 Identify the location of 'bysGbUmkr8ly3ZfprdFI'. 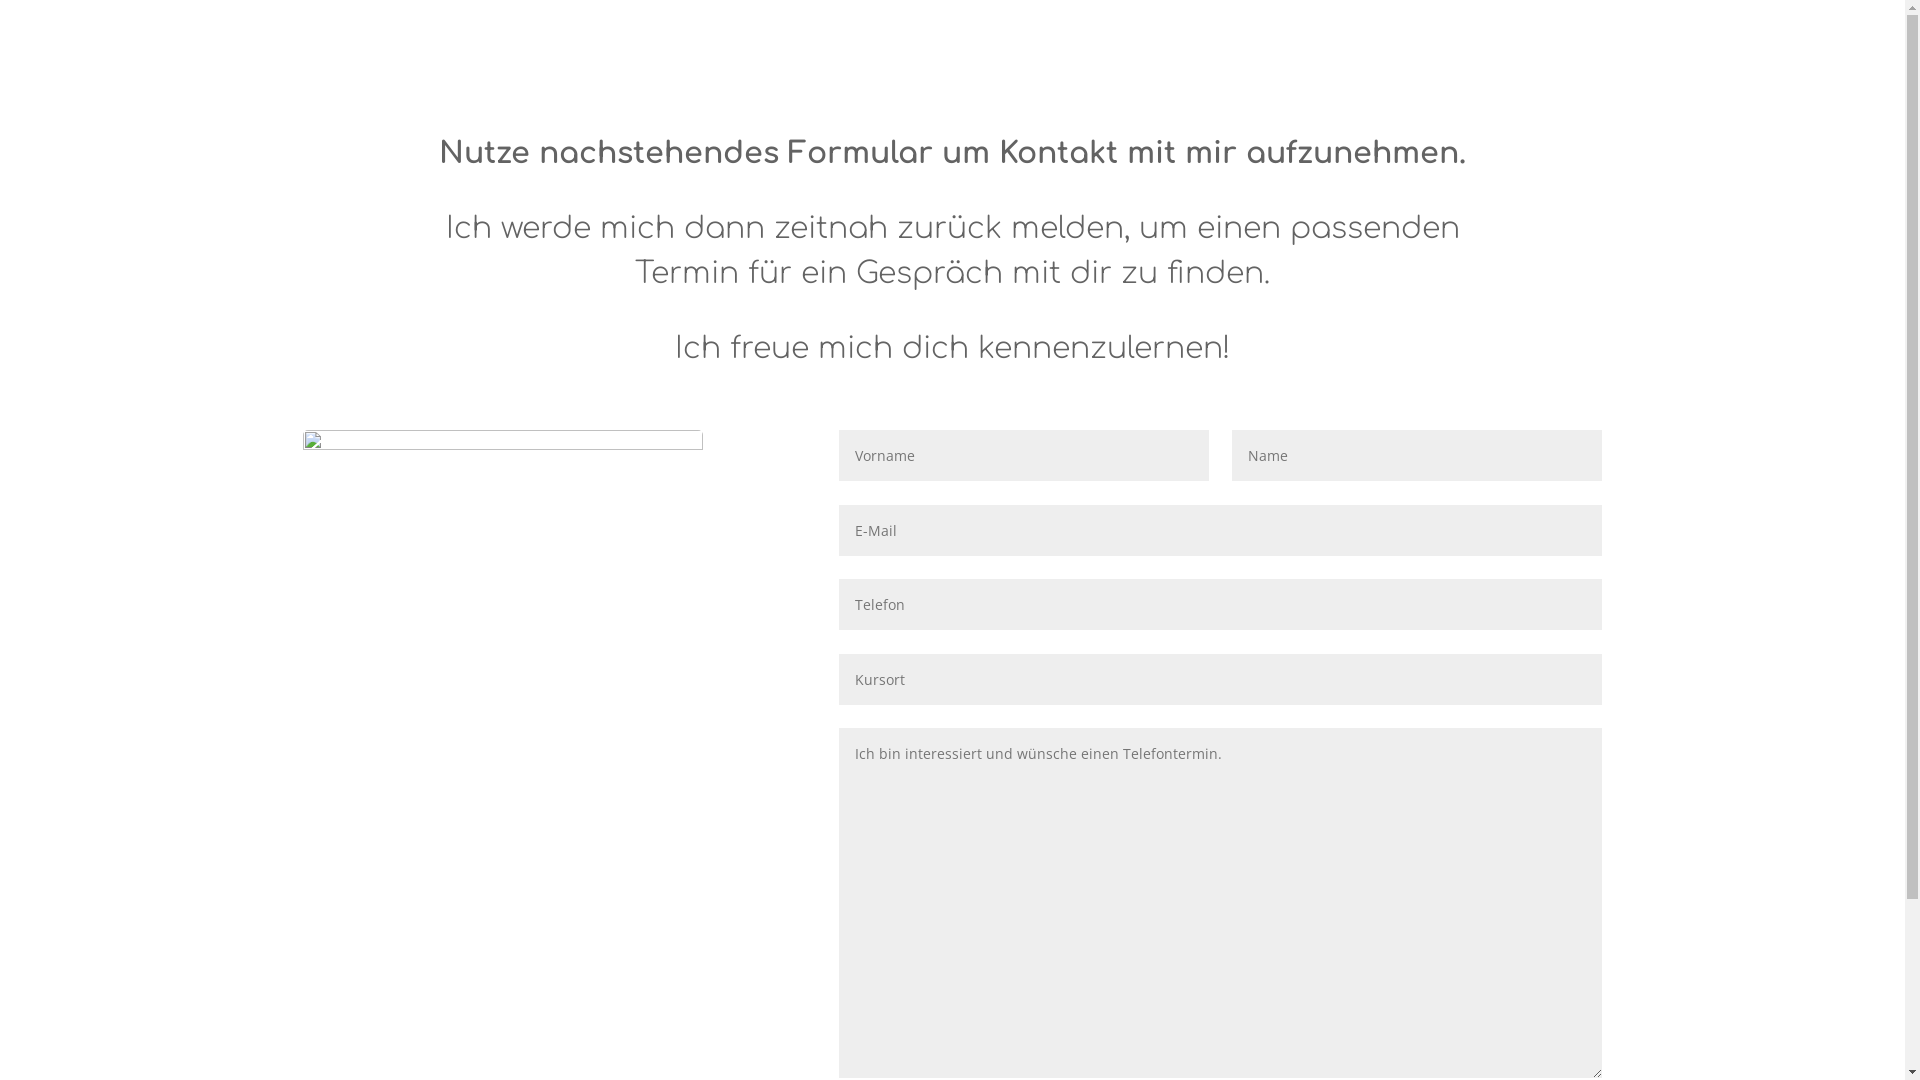
(502, 563).